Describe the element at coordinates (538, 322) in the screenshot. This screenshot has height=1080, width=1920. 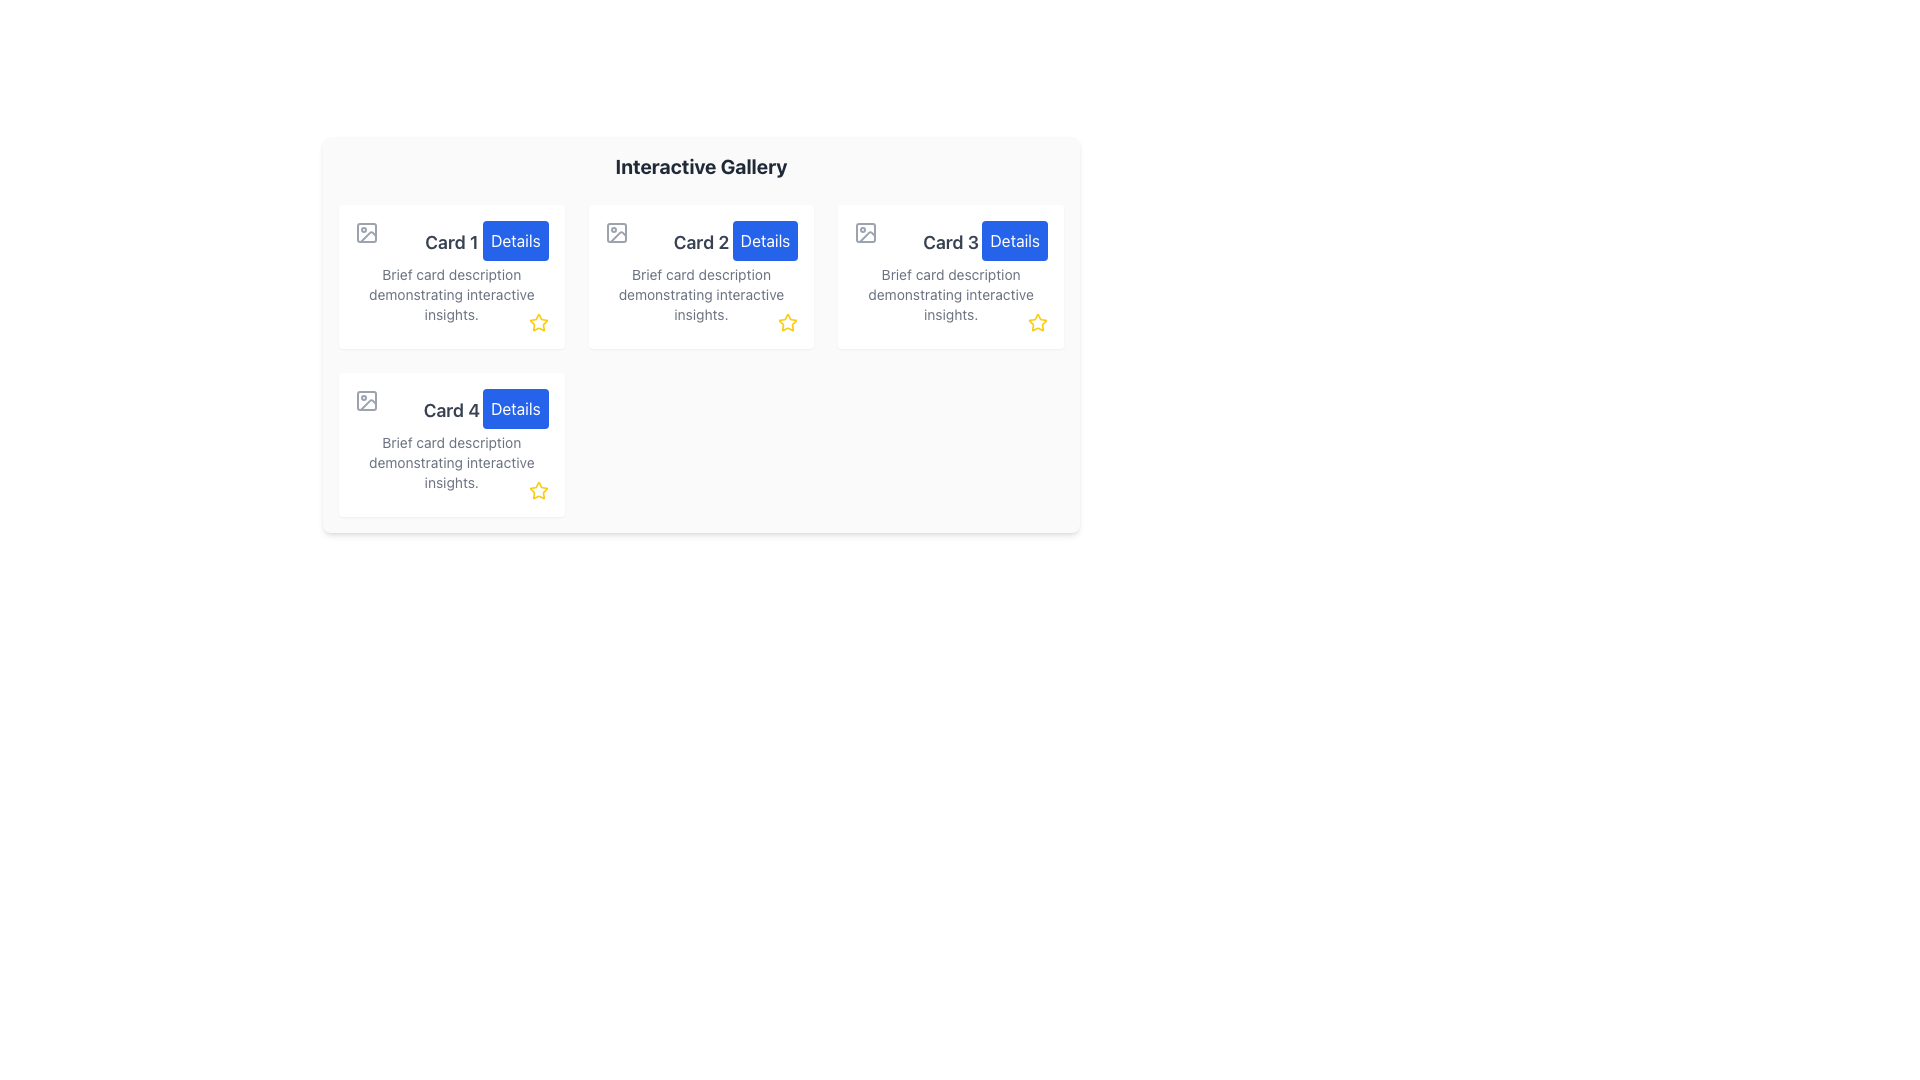
I see `the star icon located at the bottom-right corner of 'Card 1' to mark the card as a favorite` at that location.